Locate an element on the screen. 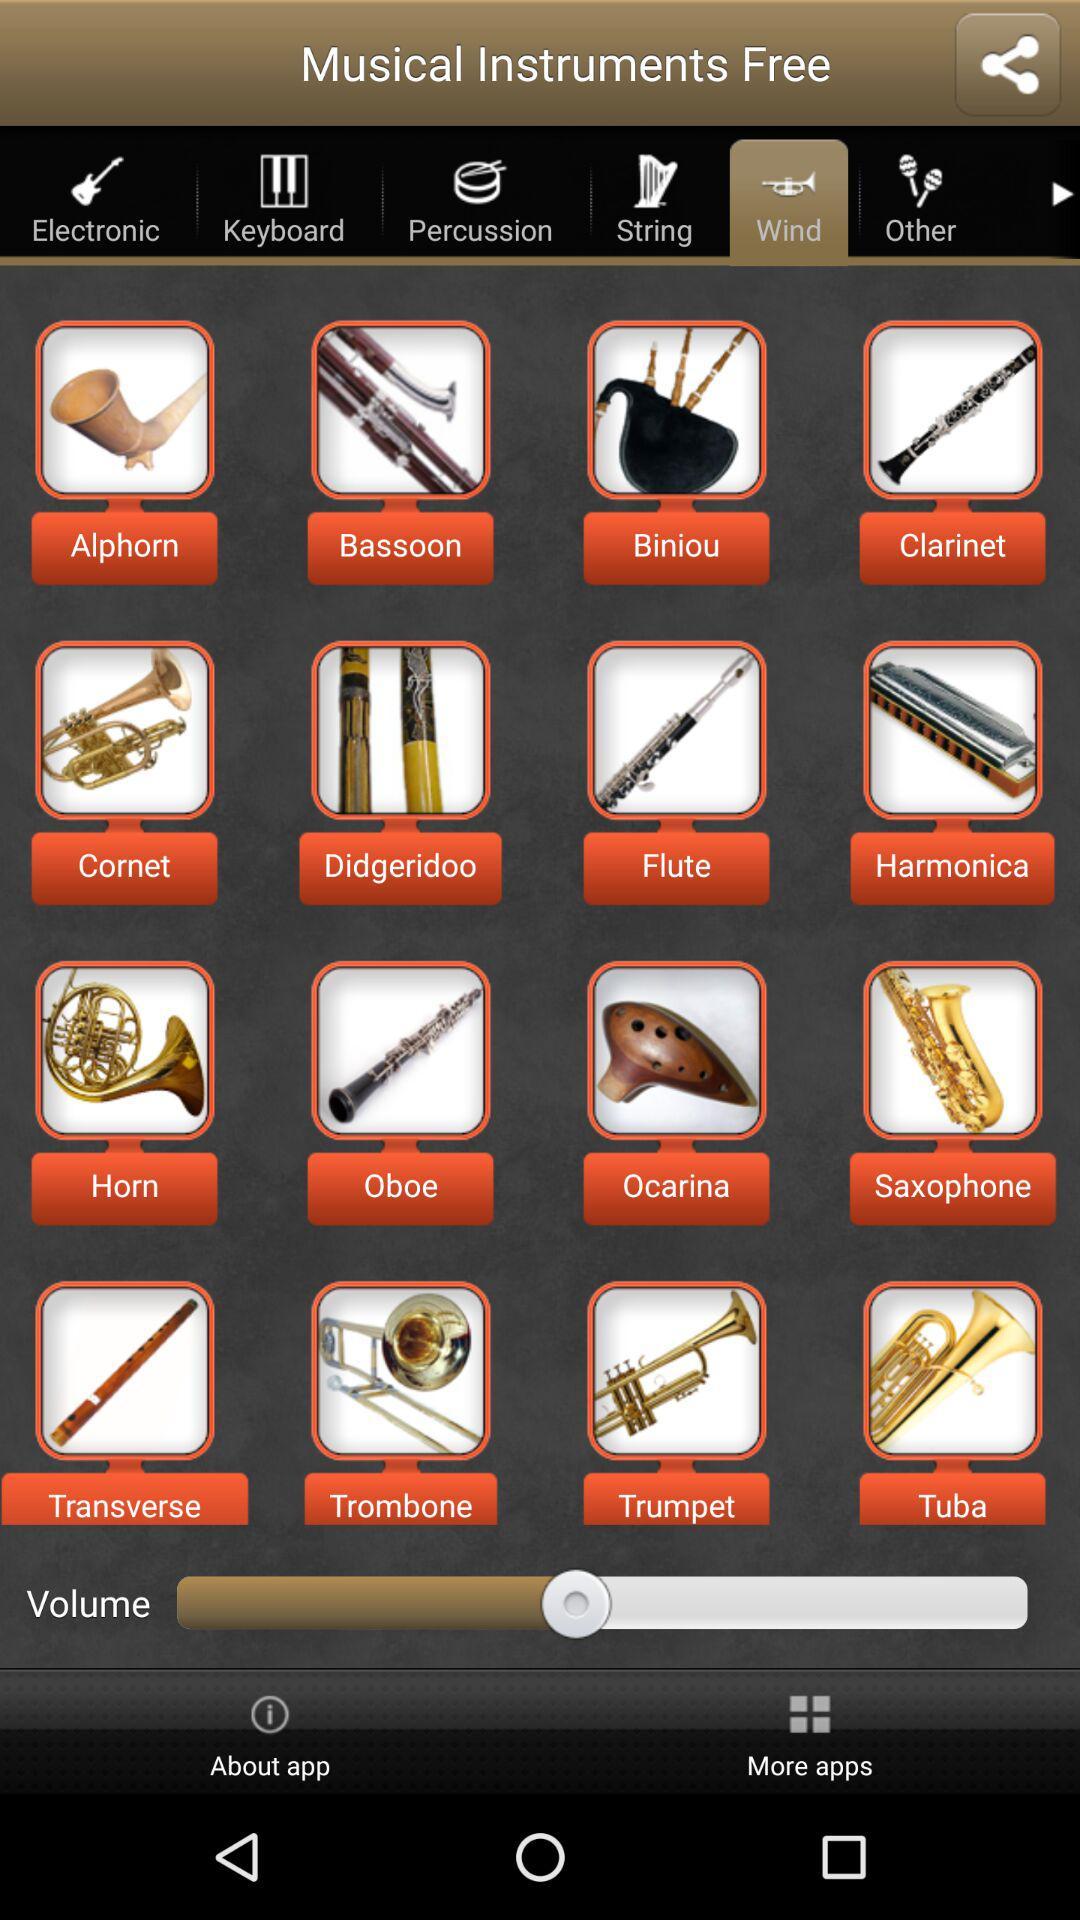  press for cornet is located at coordinates (124, 729).